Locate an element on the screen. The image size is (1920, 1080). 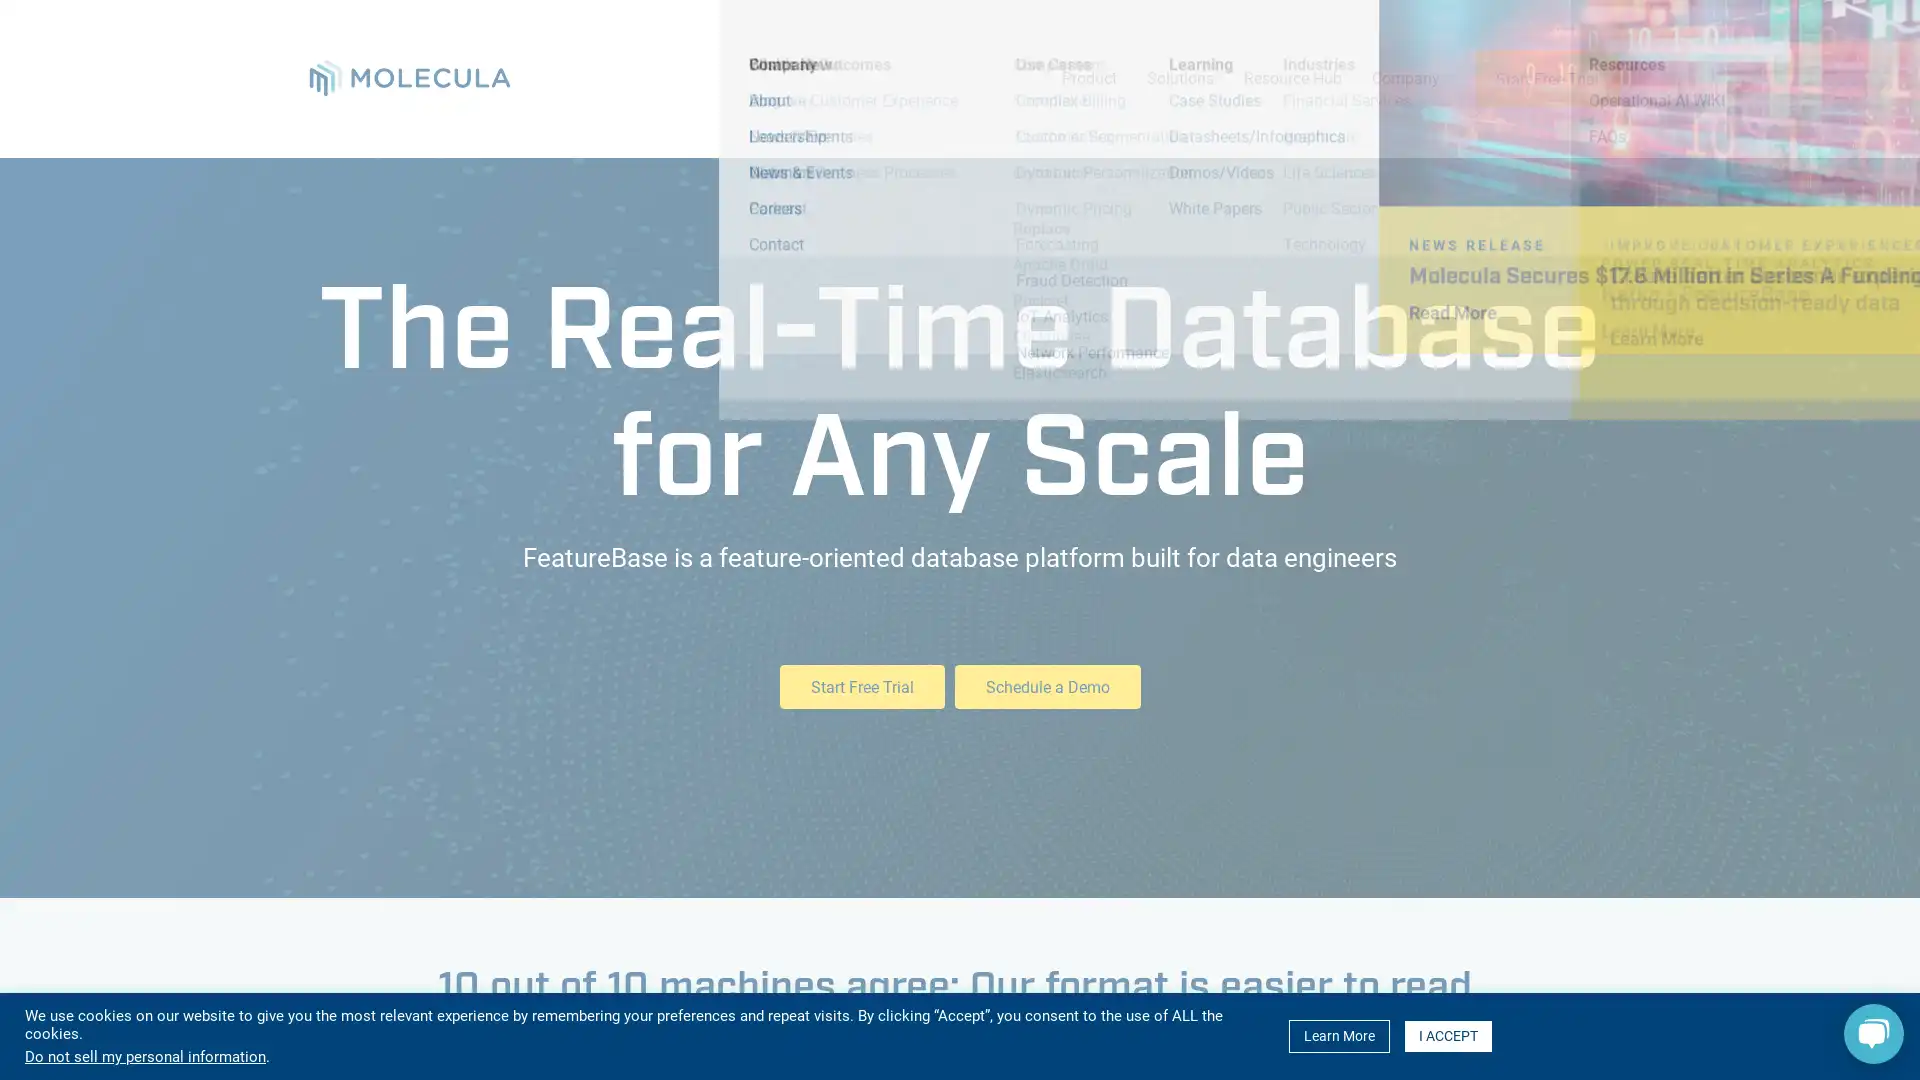
Learn More is located at coordinates (1339, 1035).